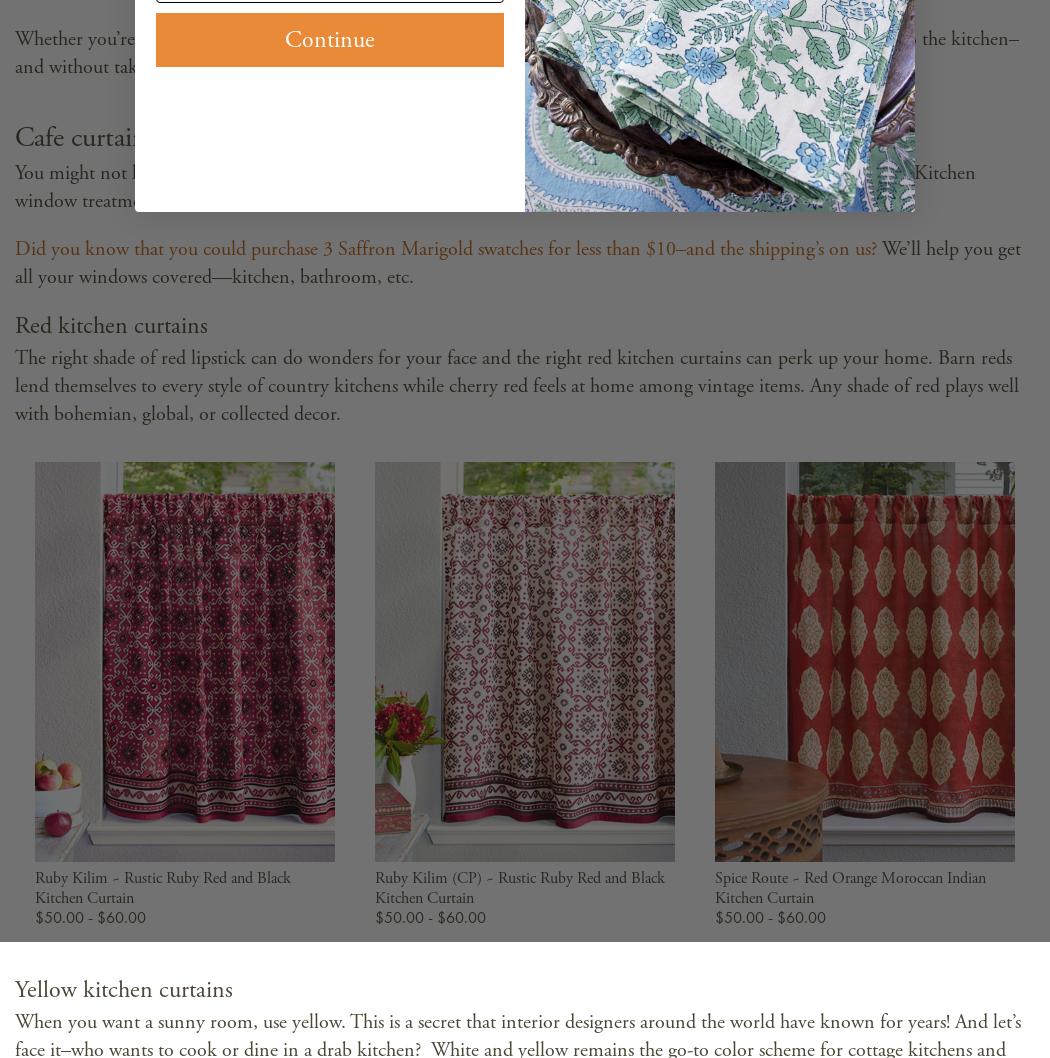 The height and width of the screenshot is (1058, 1050). What do you see at coordinates (494, 186) in the screenshot?
I see `'You might not have a name for your design style, but you know what colors you like (and which colors you don’t!).  Kitchen window treatments will help you bring the right colors into your kitchen.'` at bounding box center [494, 186].